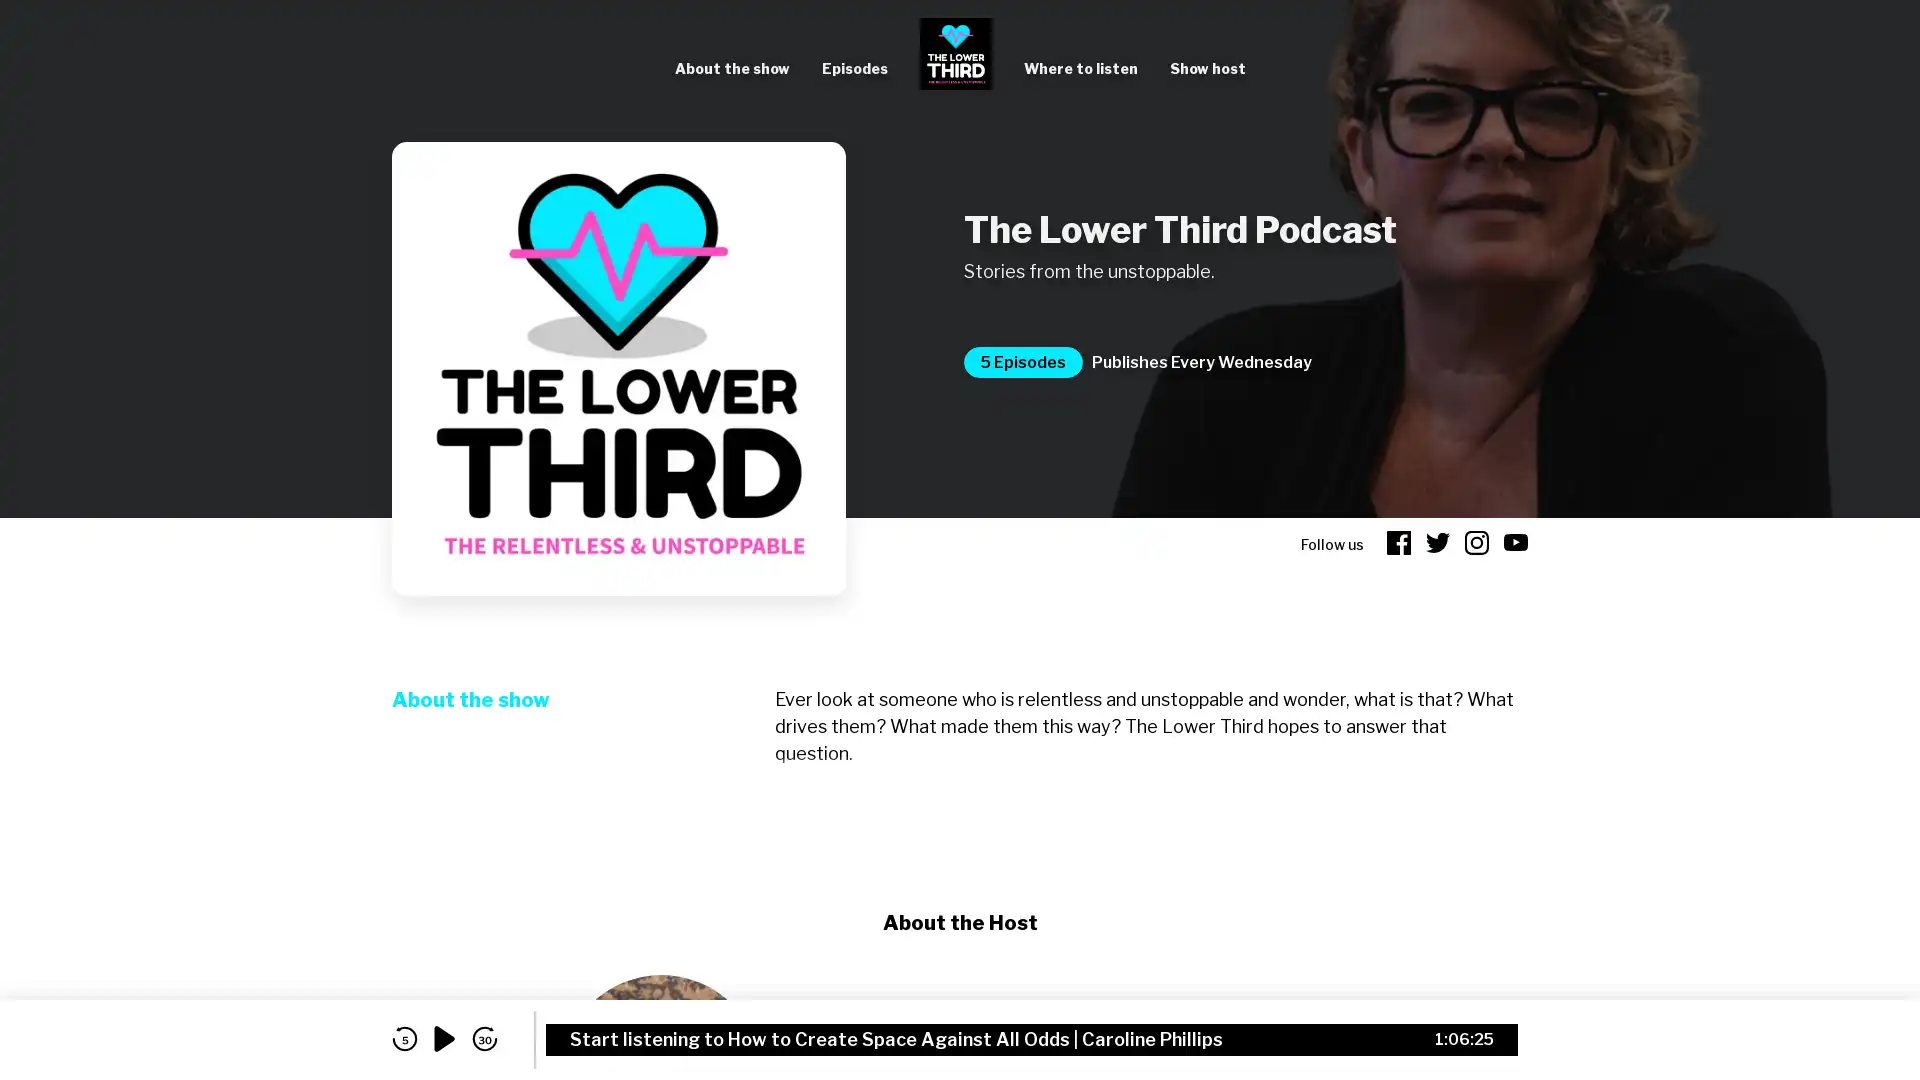 Image resolution: width=1920 pixels, height=1080 pixels. What do you see at coordinates (403, 1038) in the screenshot?
I see `skip back 5 seconds` at bounding box center [403, 1038].